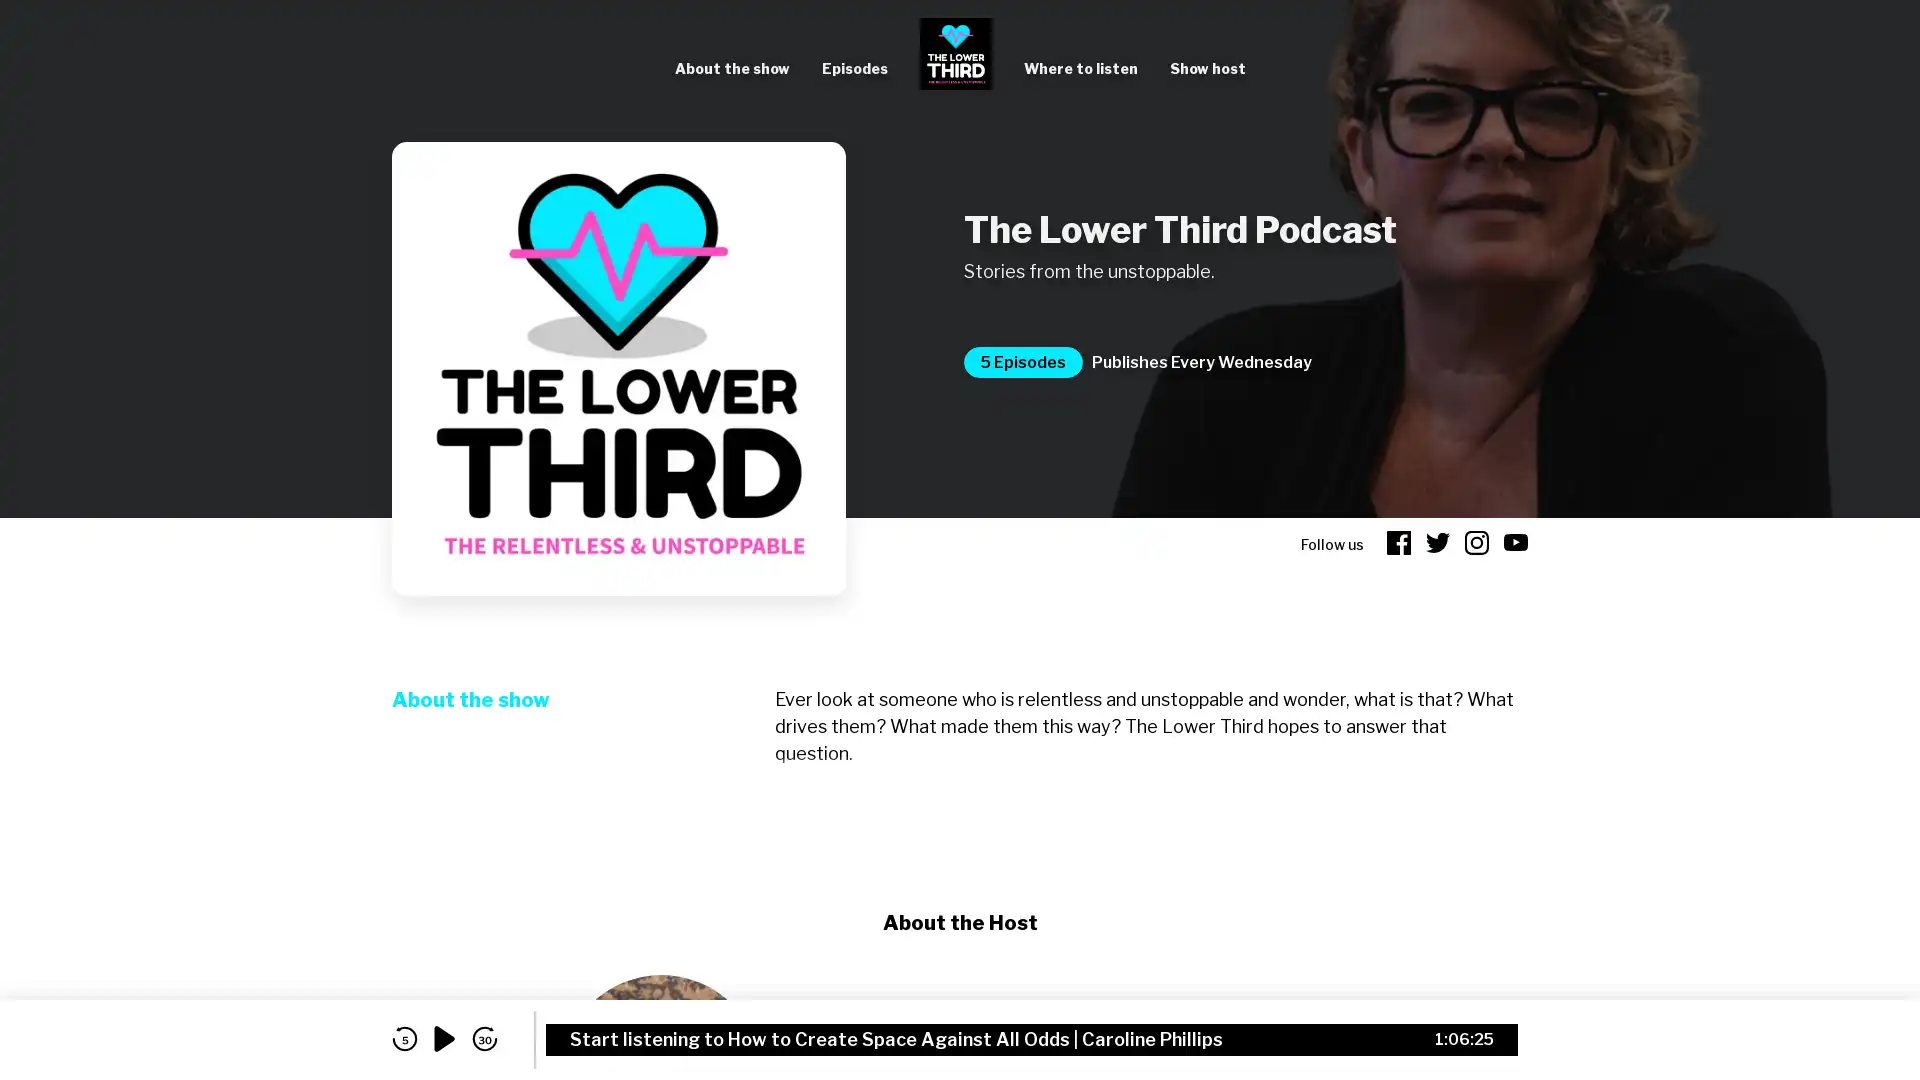 Image resolution: width=1920 pixels, height=1080 pixels. What do you see at coordinates (403, 1038) in the screenshot?
I see `skip back 5 seconds` at bounding box center [403, 1038].